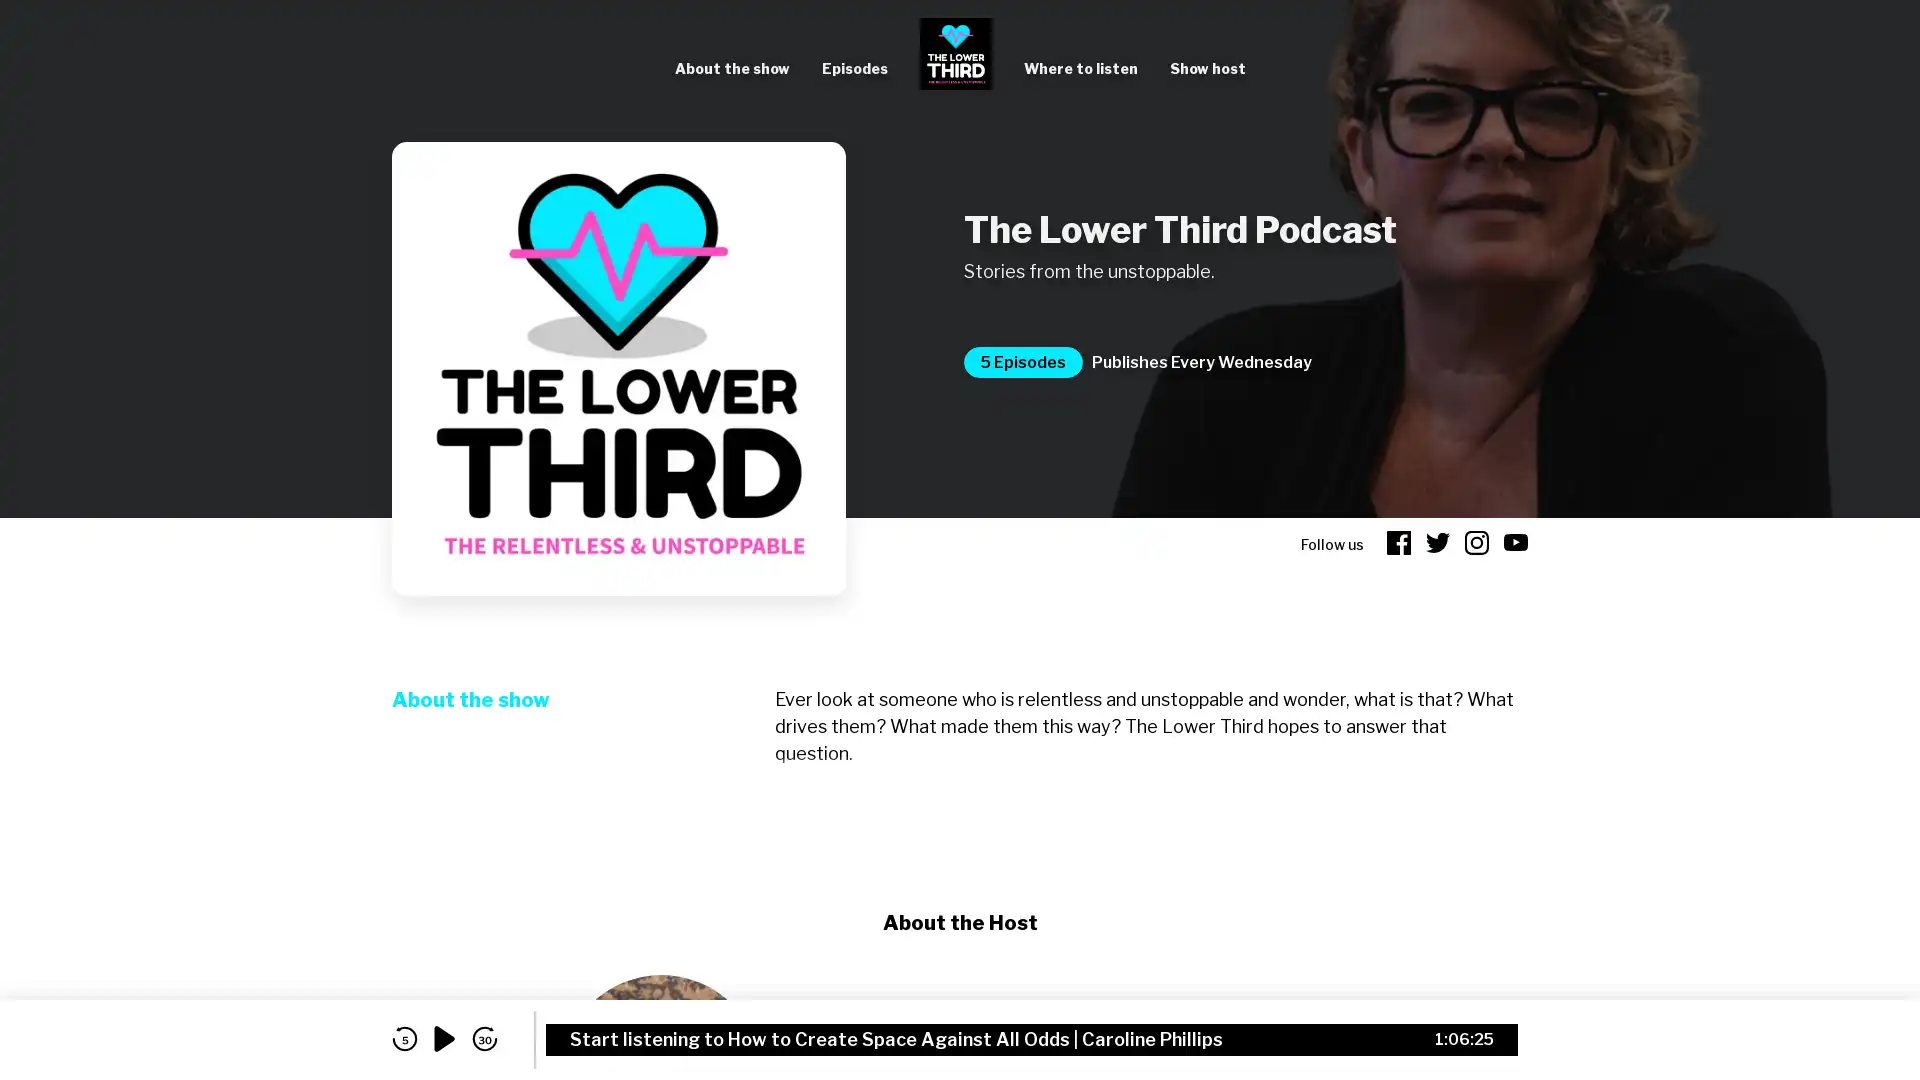 Image resolution: width=1920 pixels, height=1080 pixels. What do you see at coordinates (403, 1038) in the screenshot?
I see `skip back 5 seconds` at bounding box center [403, 1038].